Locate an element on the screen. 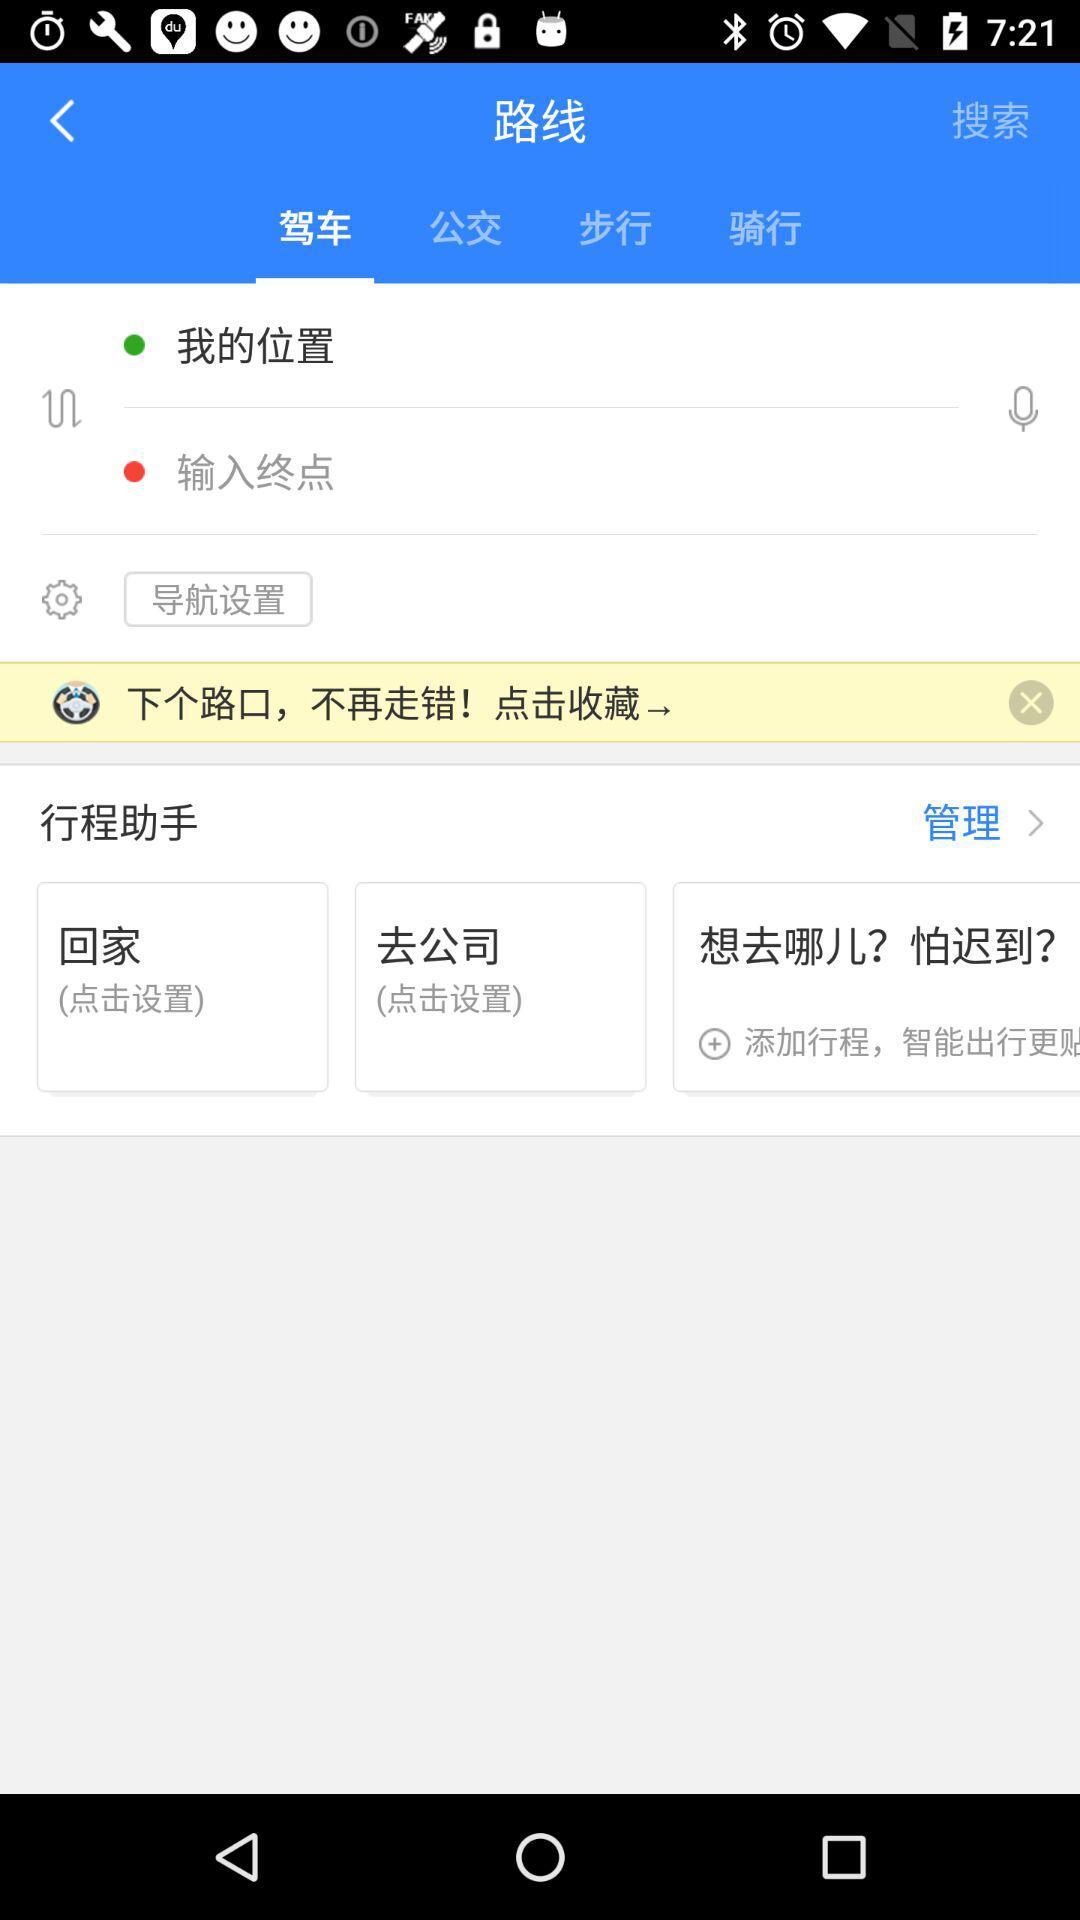  the arrow_backward icon is located at coordinates (63, 119).